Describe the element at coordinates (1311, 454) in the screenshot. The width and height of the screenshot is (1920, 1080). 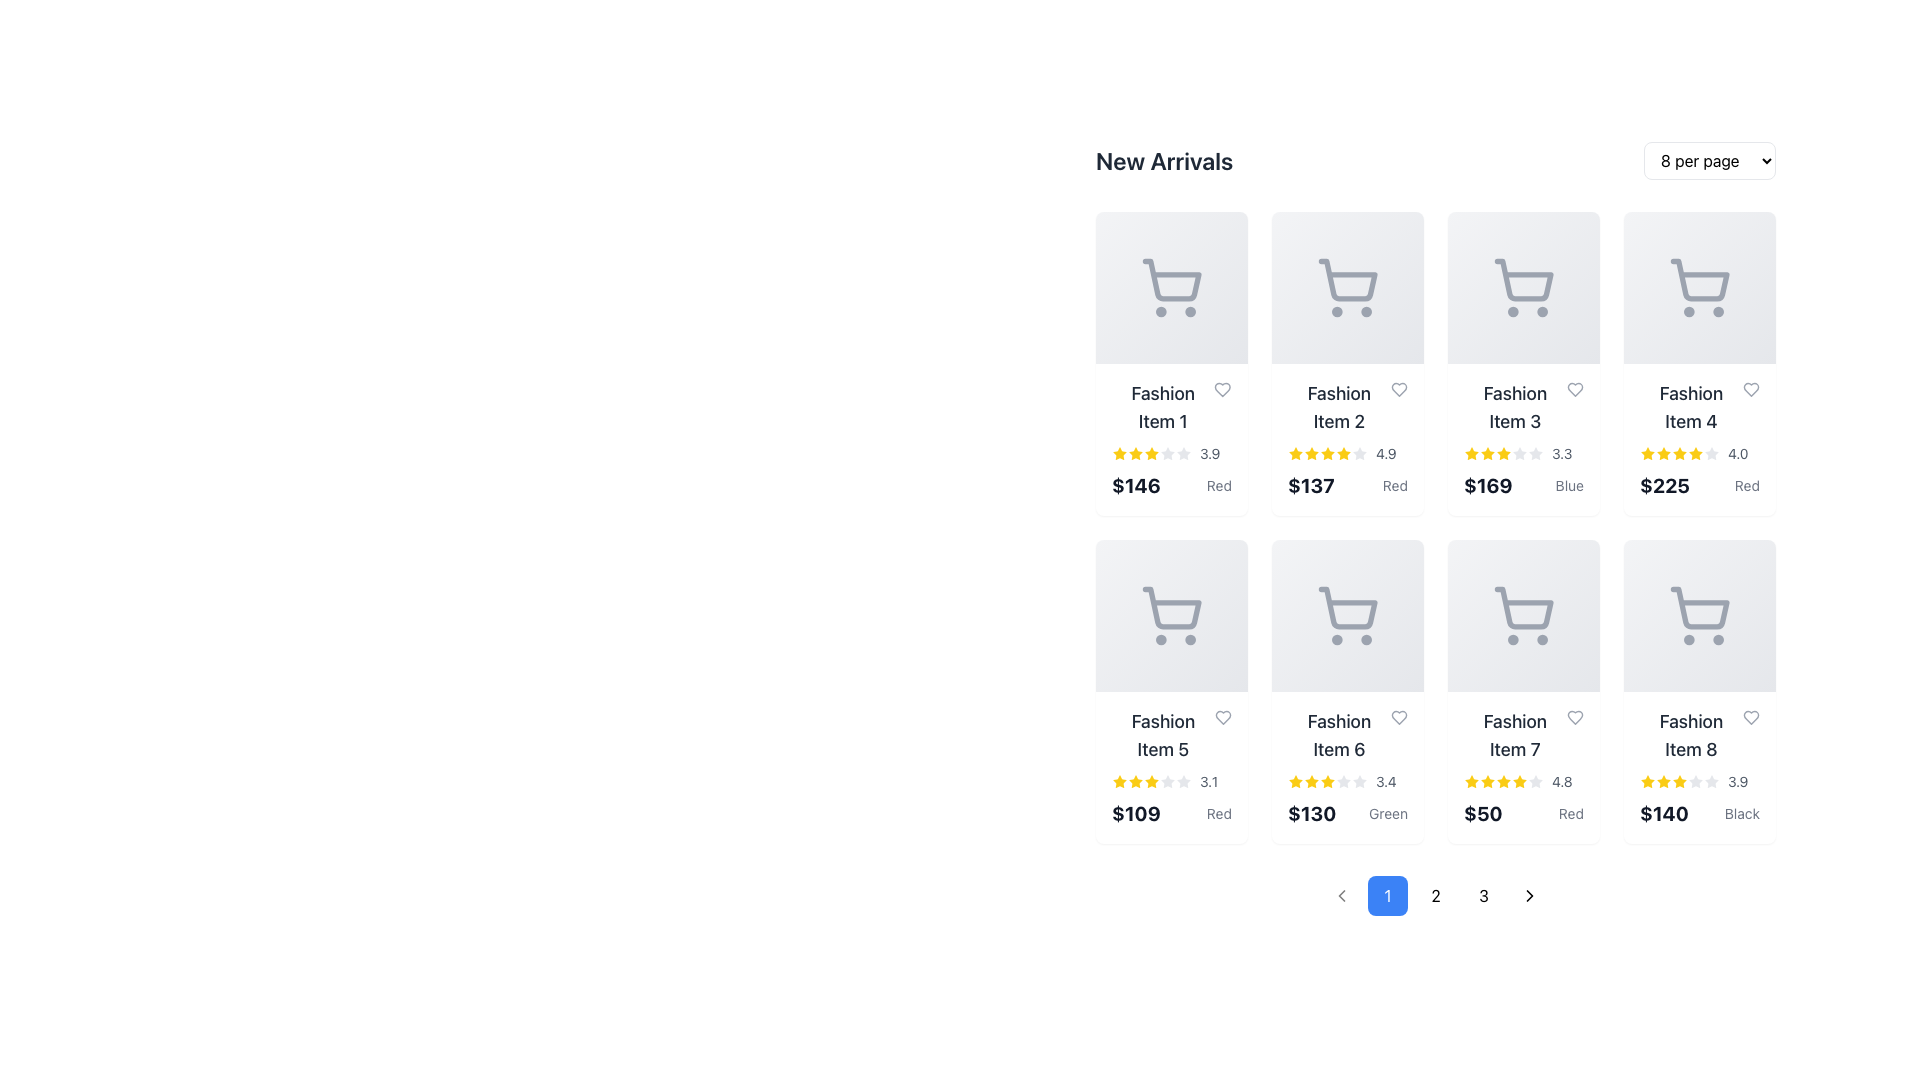
I see `the third star icon in the five-star rating system for the product labeled 'Fashion Item 2'` at that location.